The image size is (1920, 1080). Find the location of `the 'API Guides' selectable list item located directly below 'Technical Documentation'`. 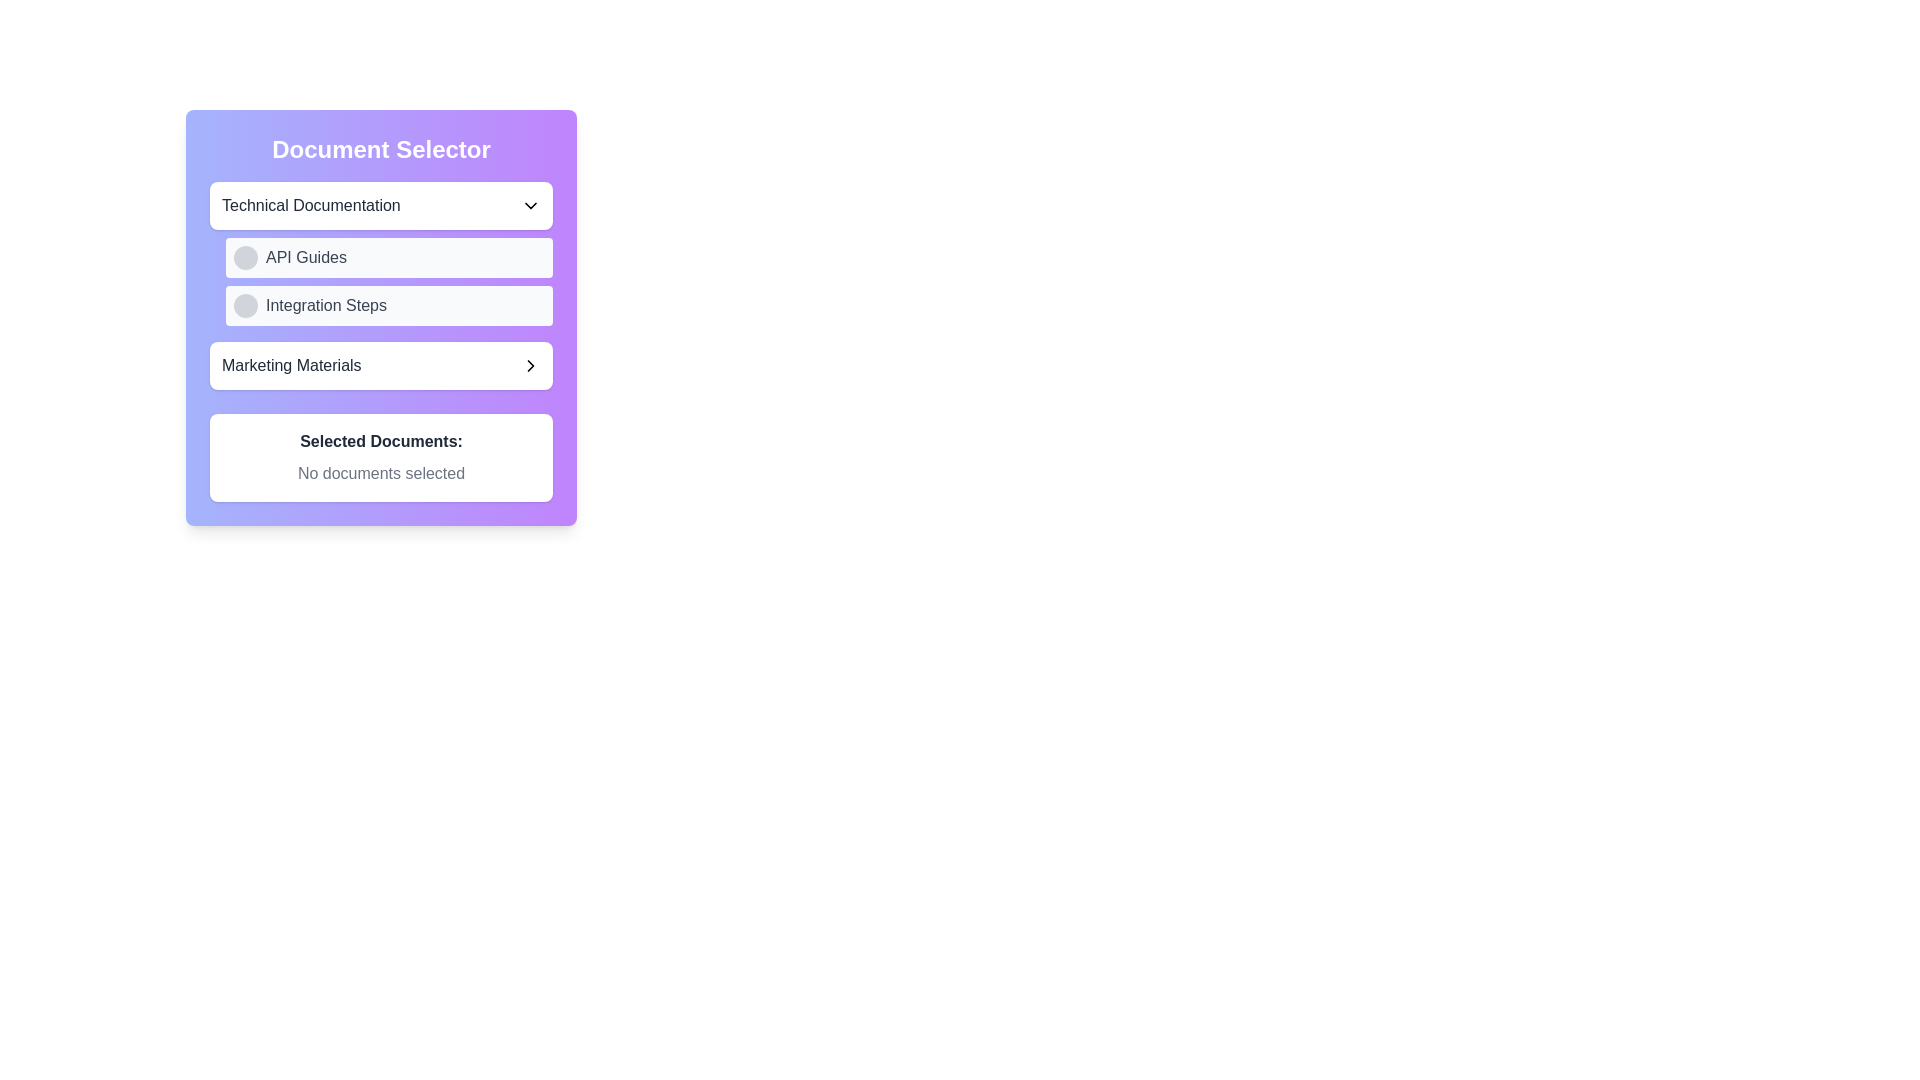

the 'API Guides' selectable list item located directly below 'Technical Documentation' is located at coordinates (381, 253).